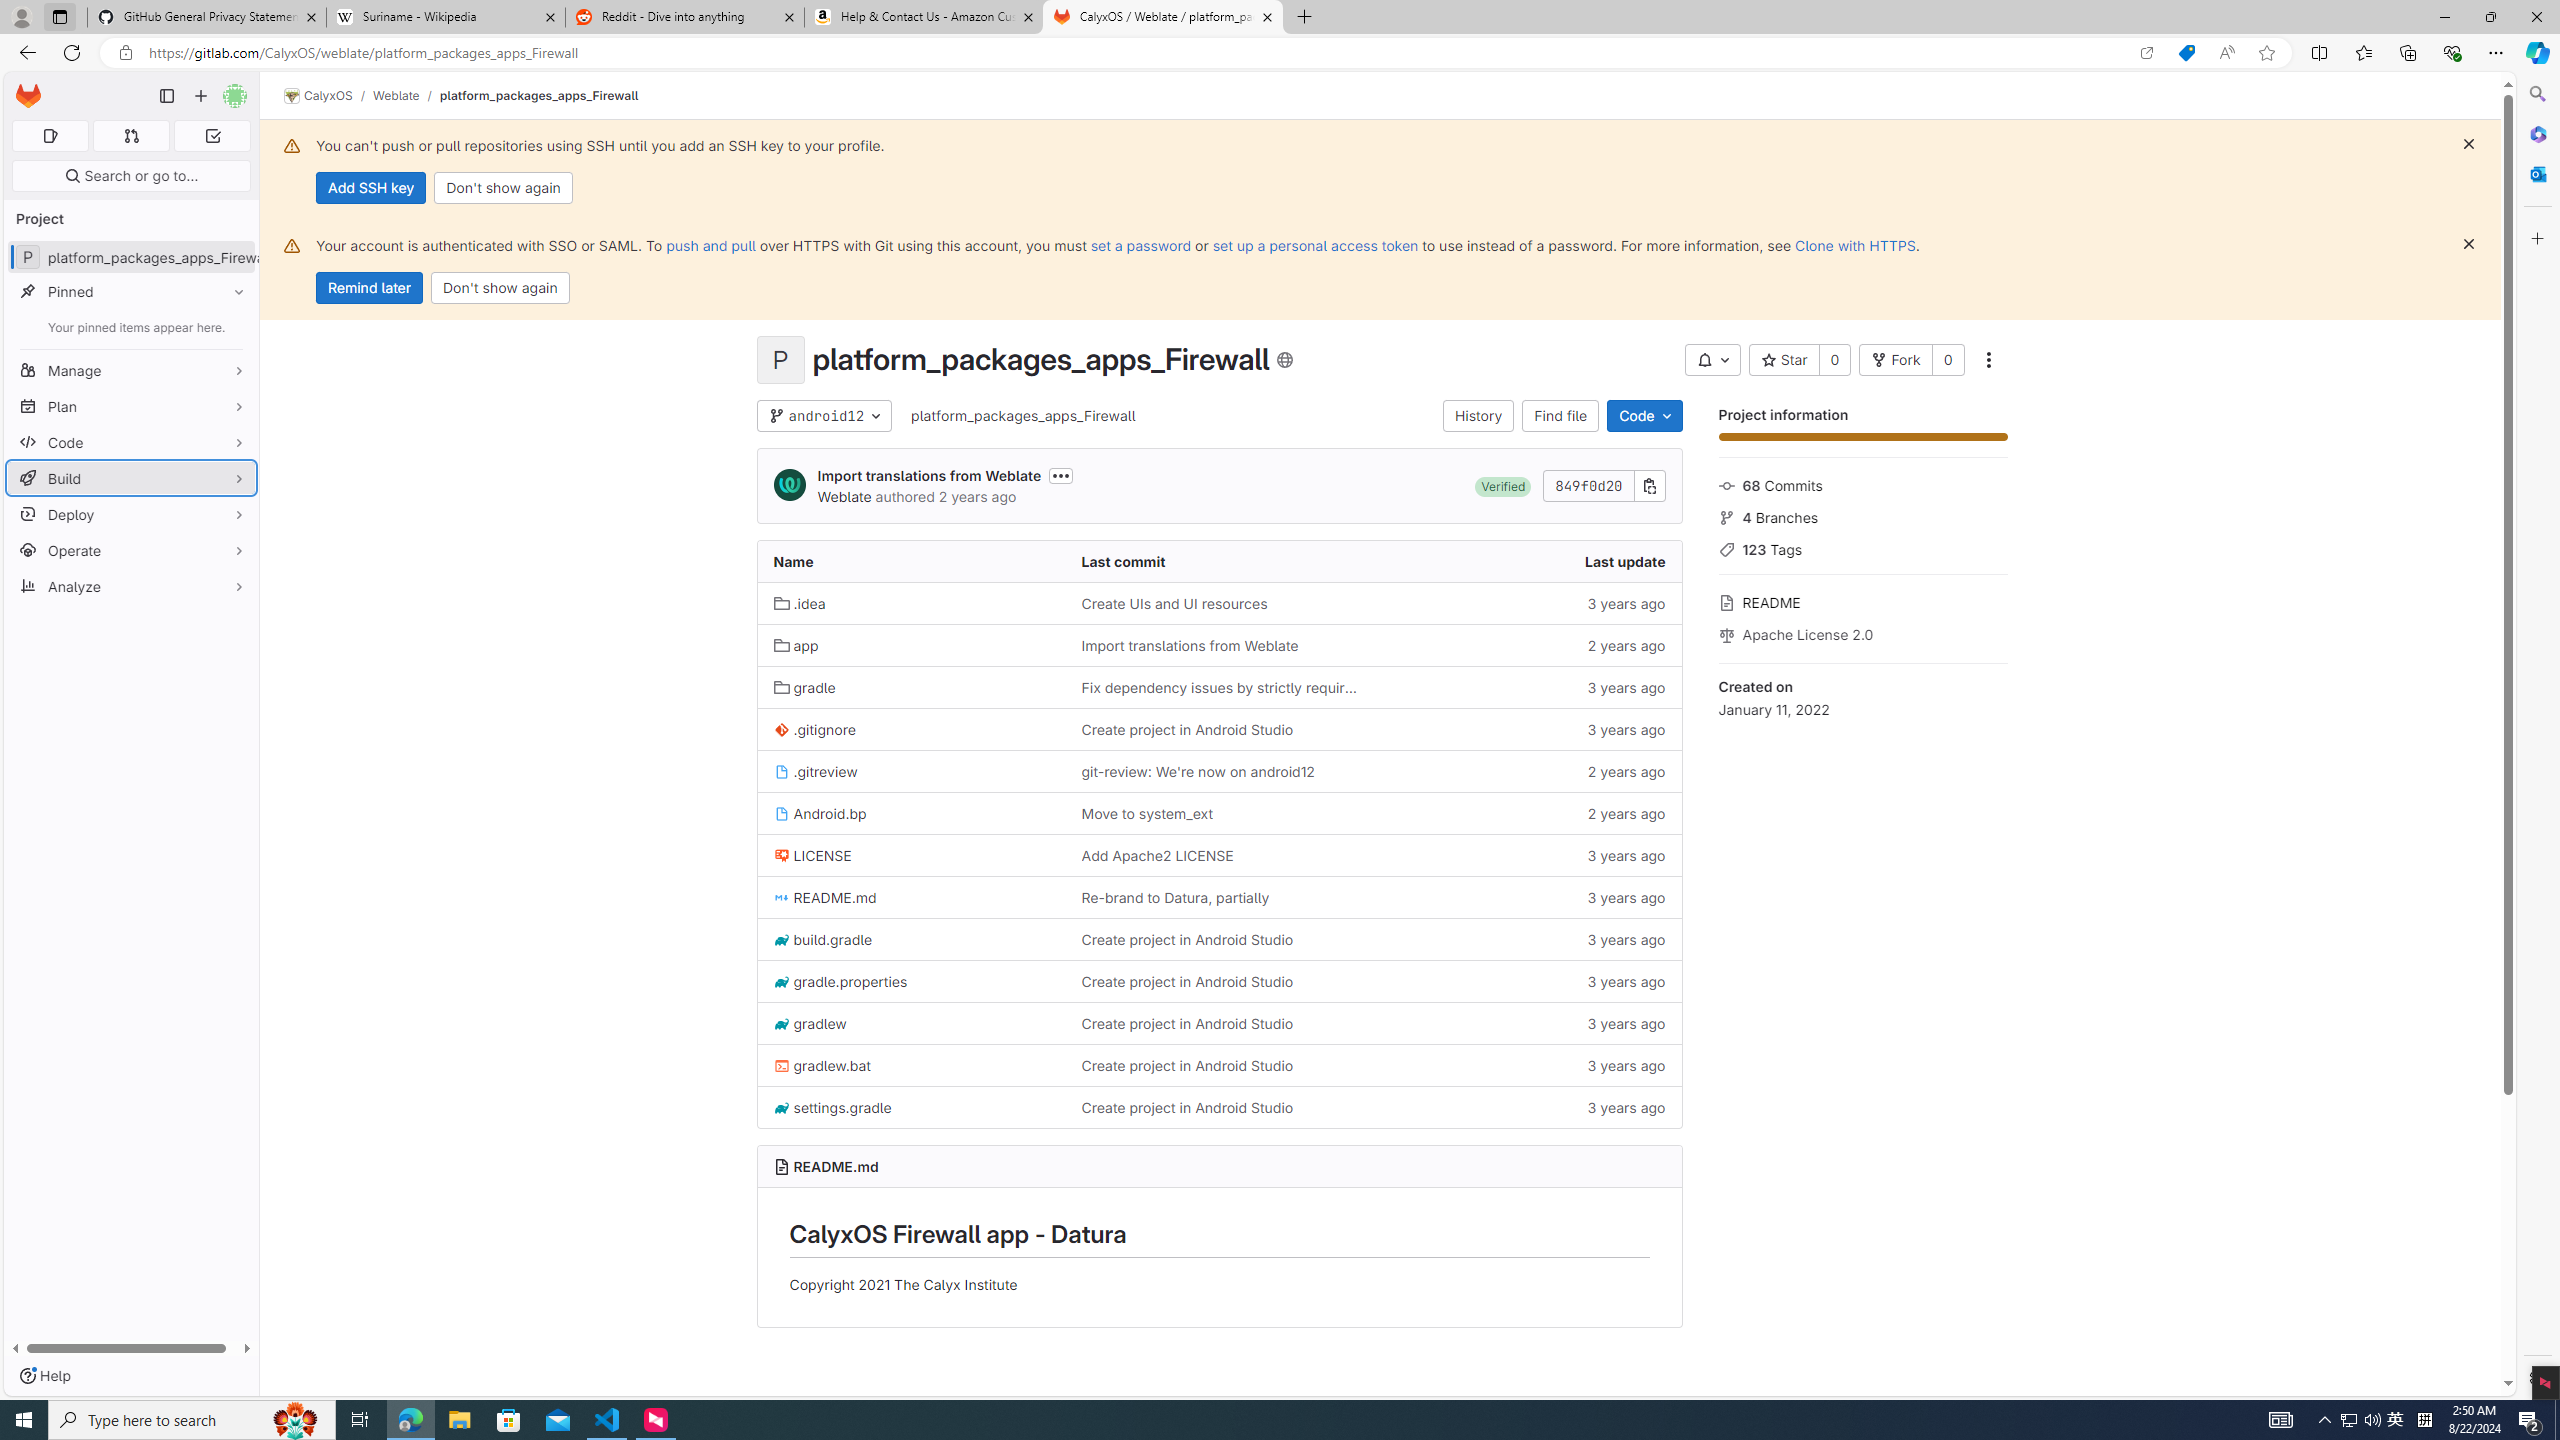 This screenshot has width=2560, height=1440. I want to click on 'Add Apache2 LICENSE', so click(1157, 854).